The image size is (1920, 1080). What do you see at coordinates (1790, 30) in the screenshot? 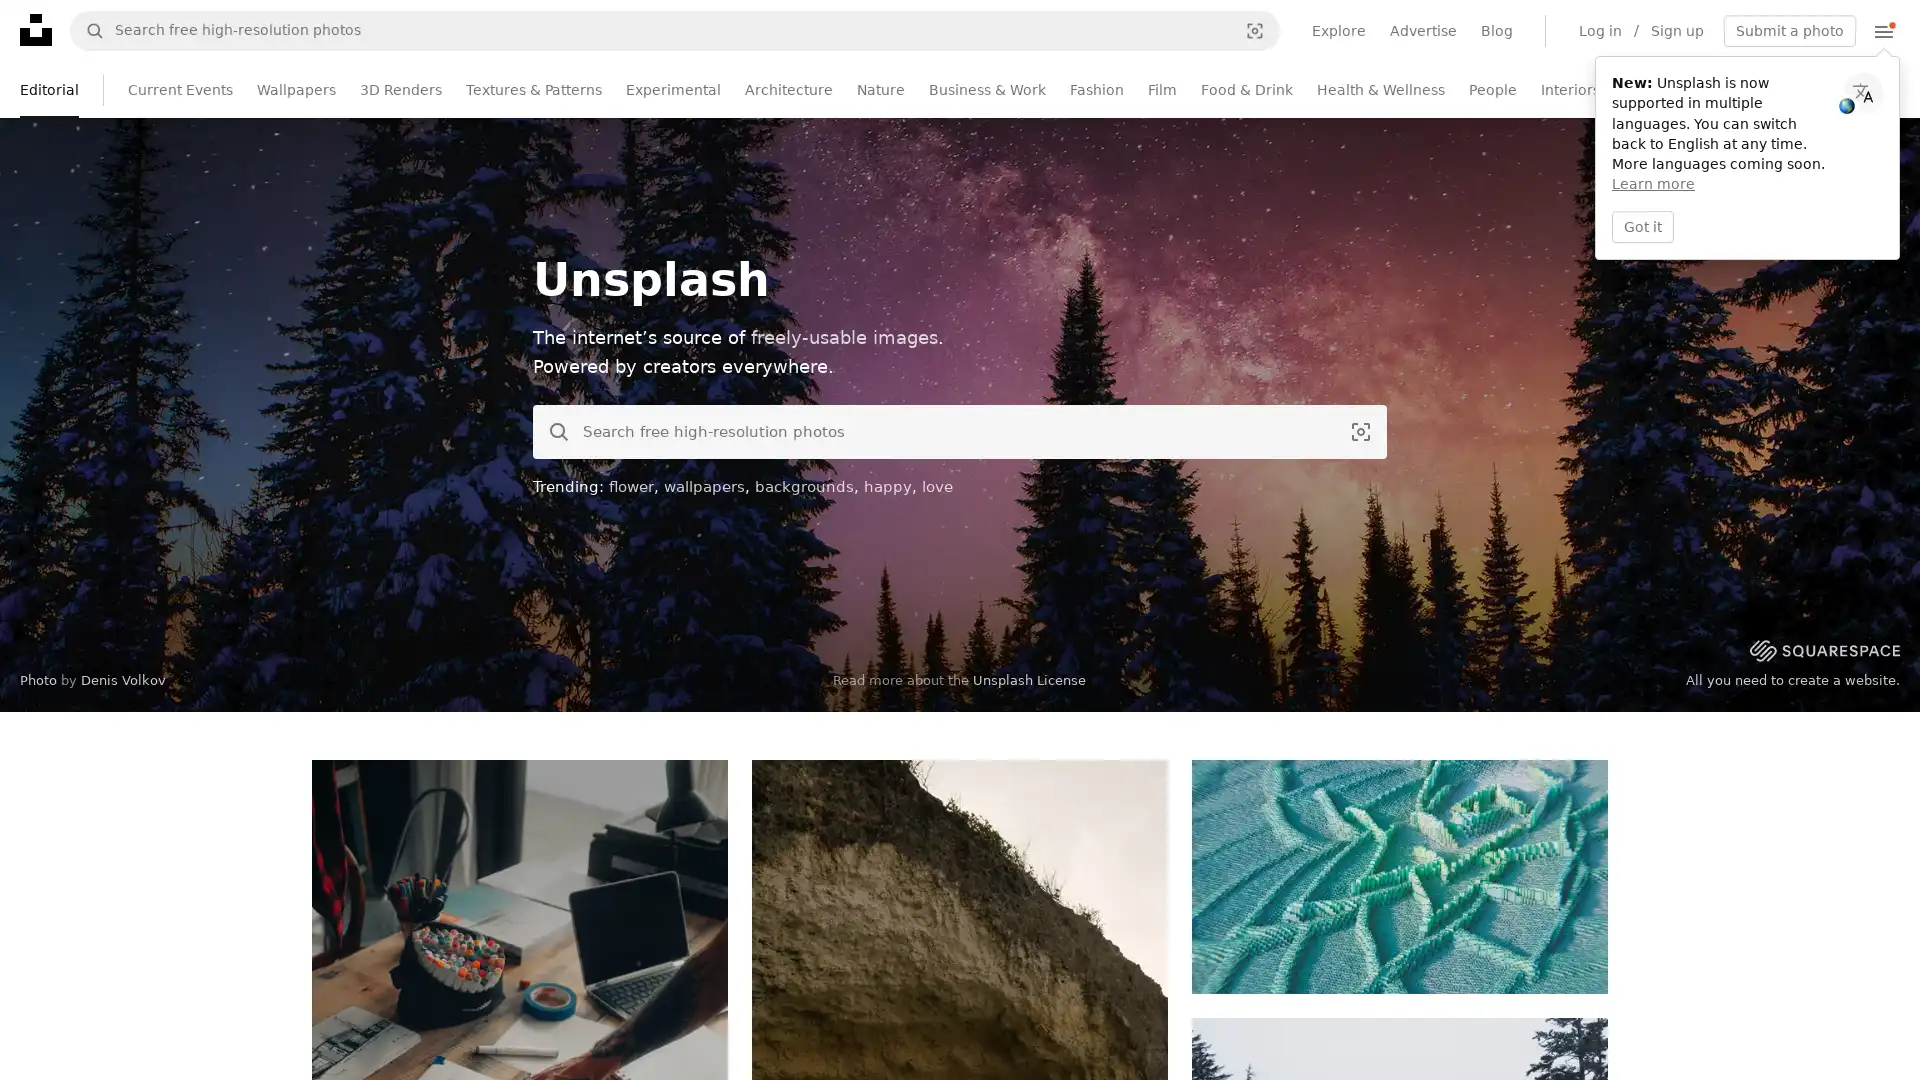
I see `Submita photo` at bounding box center [1790, 30].